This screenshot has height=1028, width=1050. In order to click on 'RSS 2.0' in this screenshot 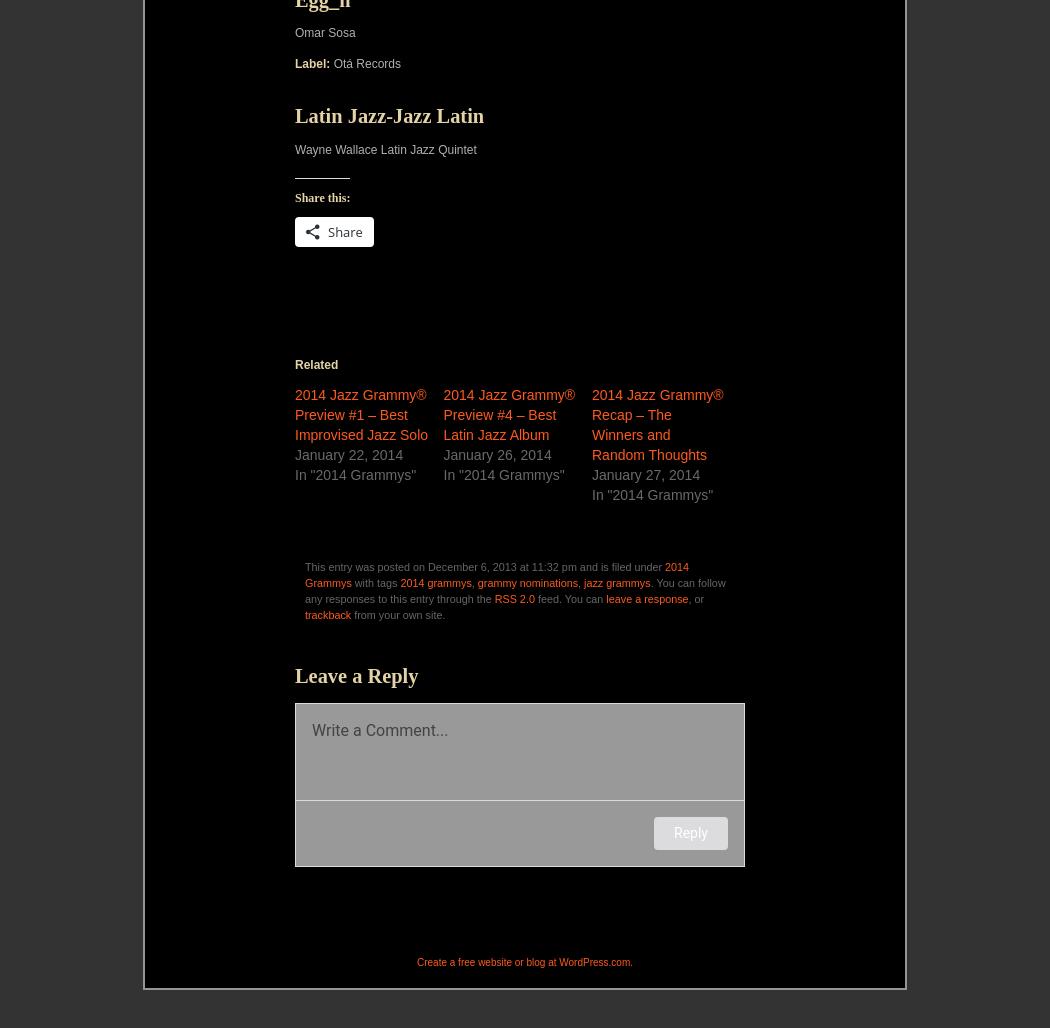, I will do `click(512, 598)`.